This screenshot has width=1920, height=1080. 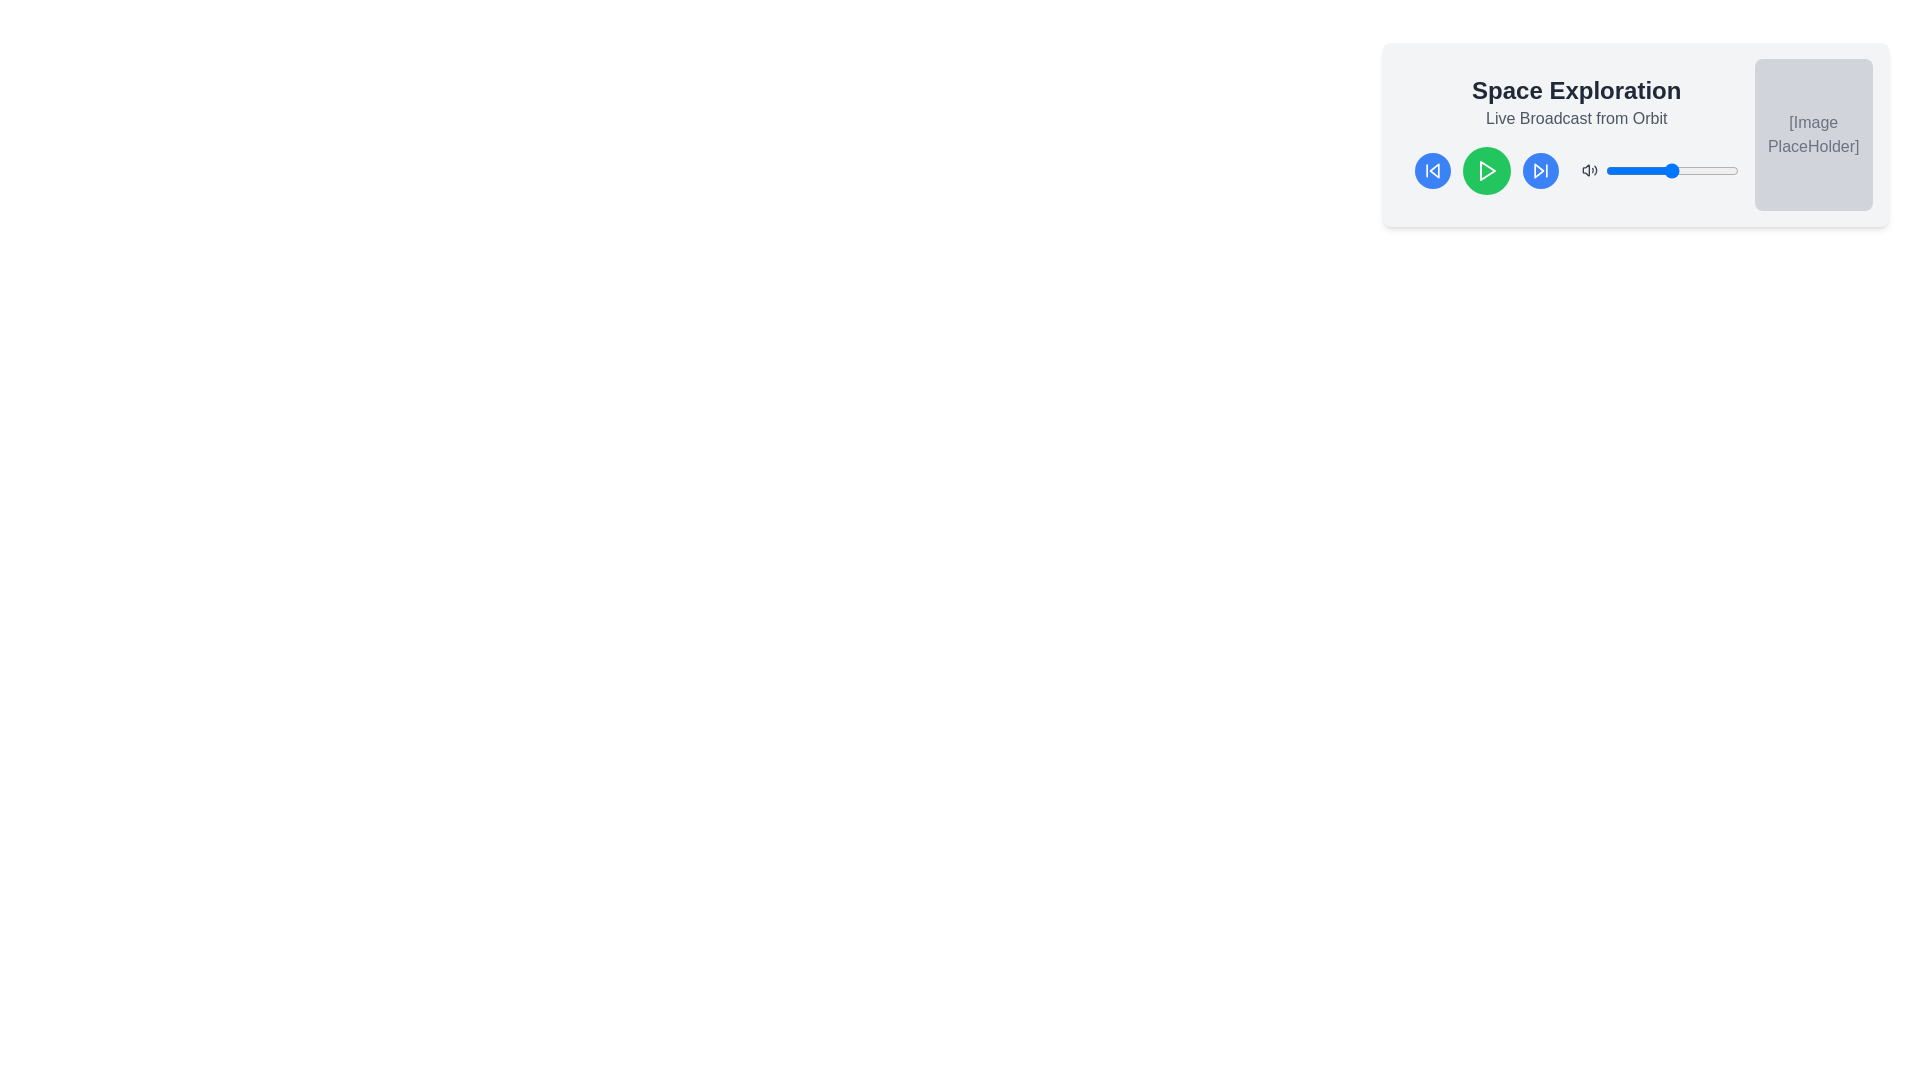 What do you see at coordinates (1487, 169) in the screenshot?
I see `the minimalistic play button icon, which is styled as a triangle pointing to the right, located within the central green circular button in the 'Space Exploration' section` at bounding box center [1487, 169].